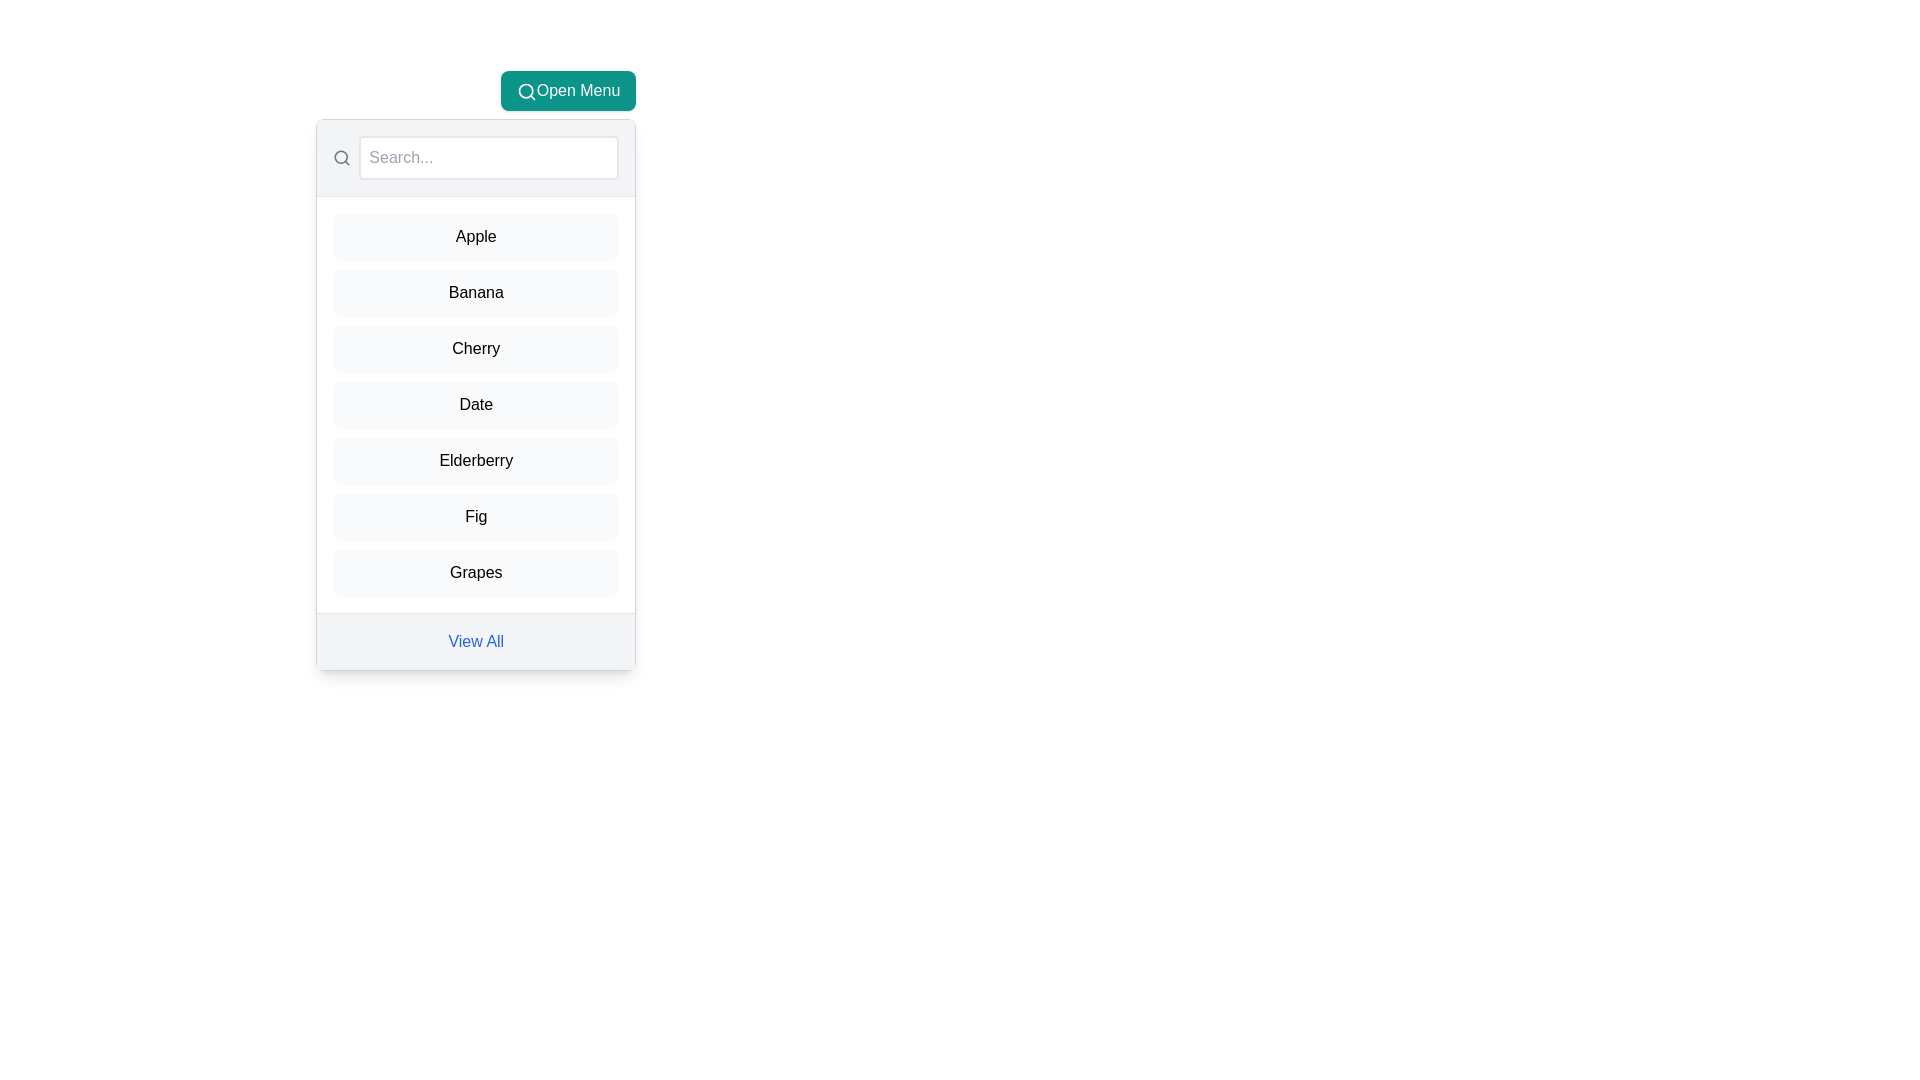  What do you see at coordinates (474, 293) in the screenshot?
I see `the selectable item in the list labeled 'Banana'` at bounding box center [474, 293].